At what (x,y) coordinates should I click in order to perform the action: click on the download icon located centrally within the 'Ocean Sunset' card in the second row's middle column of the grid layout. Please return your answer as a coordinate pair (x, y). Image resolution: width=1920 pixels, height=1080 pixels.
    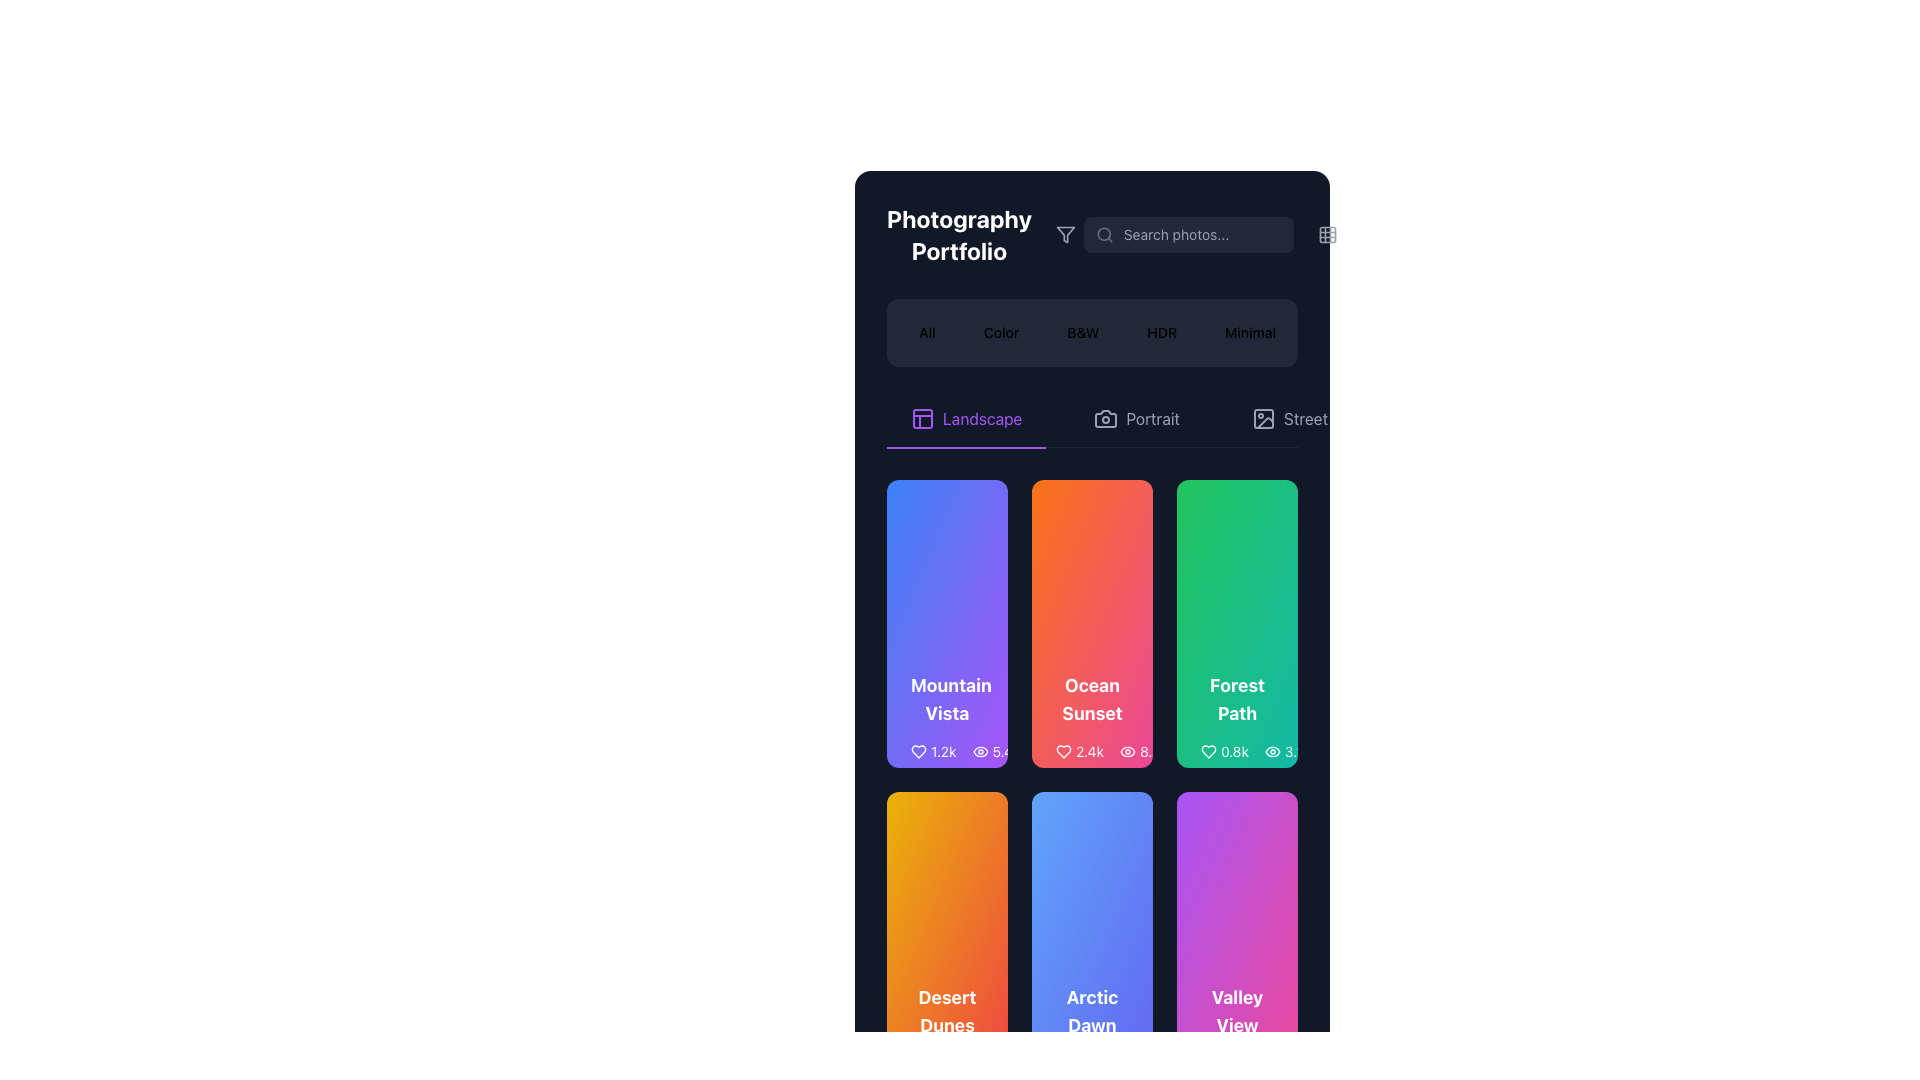
    Looking at the image, I should click on (1075, 752).